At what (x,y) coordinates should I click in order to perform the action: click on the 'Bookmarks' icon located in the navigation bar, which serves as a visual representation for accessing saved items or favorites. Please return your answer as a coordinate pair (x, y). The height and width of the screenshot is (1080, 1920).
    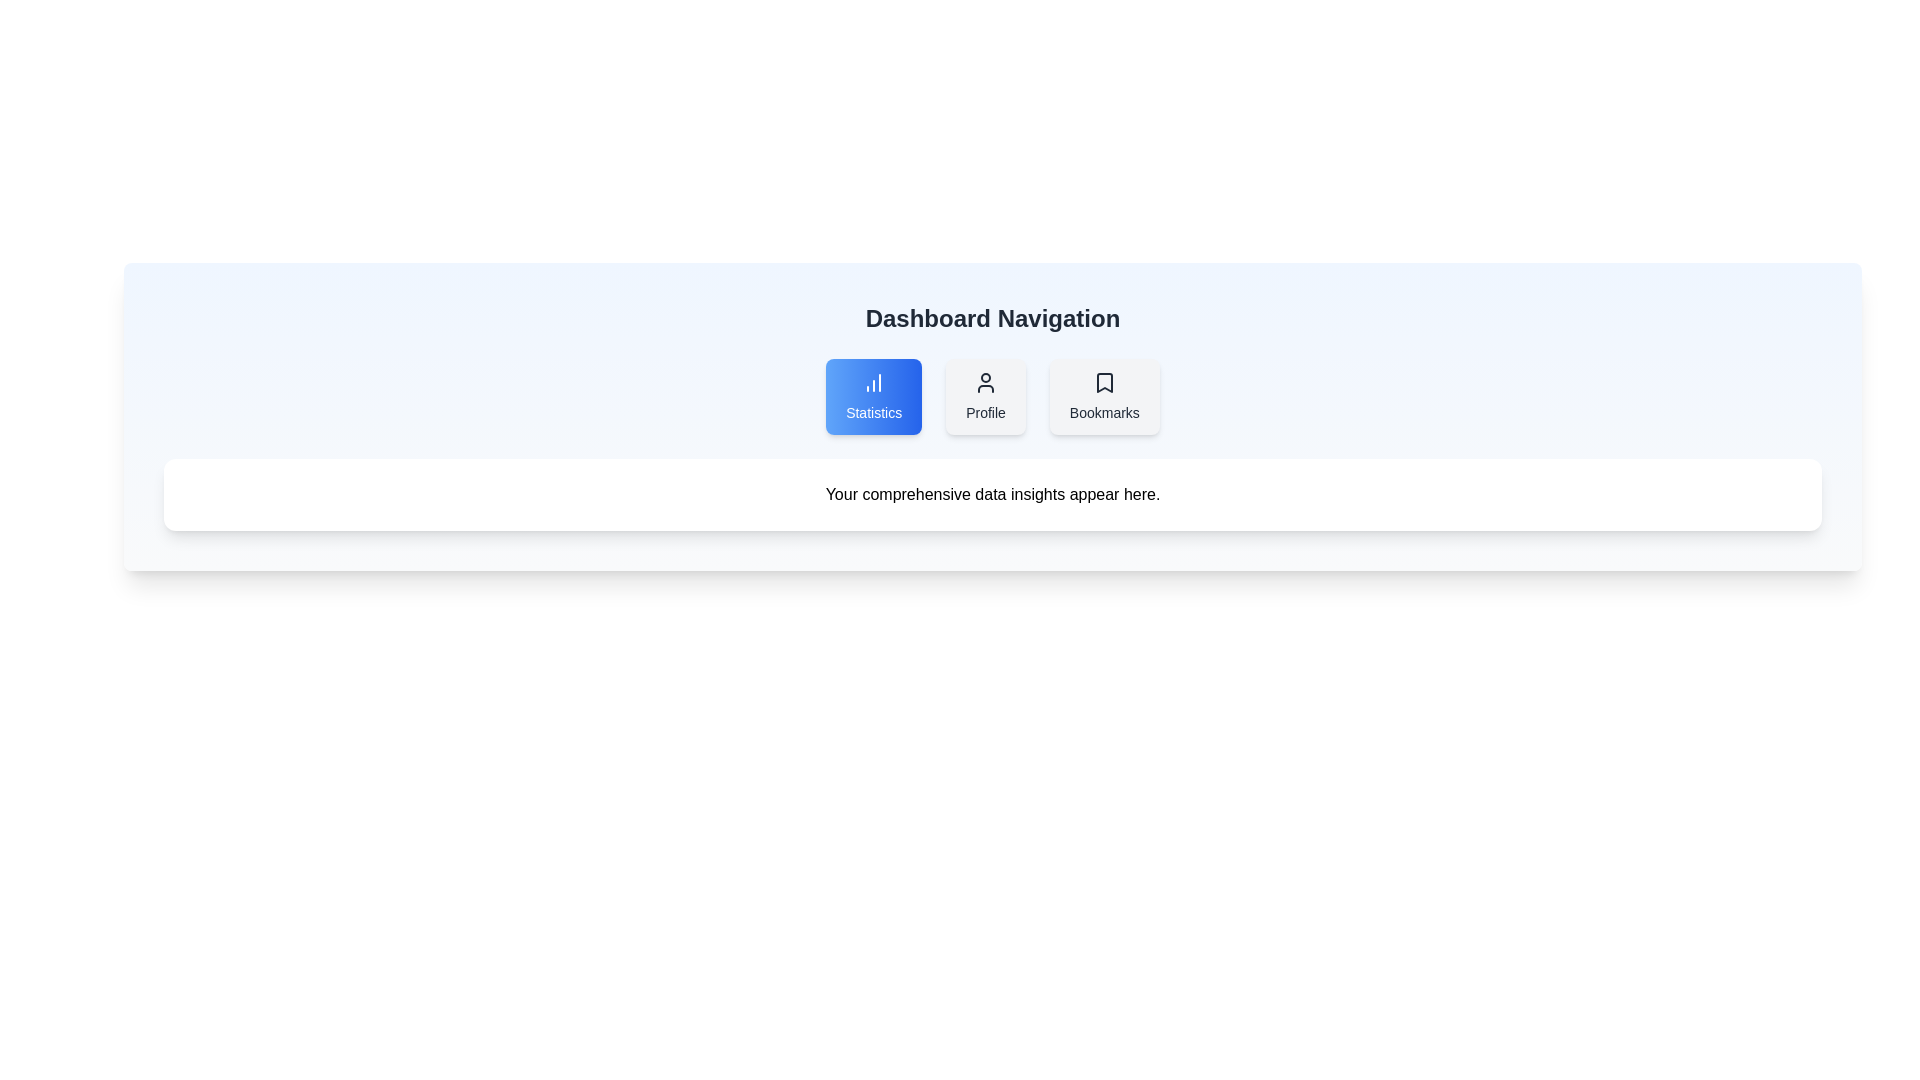
    Looking at the image, I should click on (1103, 382).